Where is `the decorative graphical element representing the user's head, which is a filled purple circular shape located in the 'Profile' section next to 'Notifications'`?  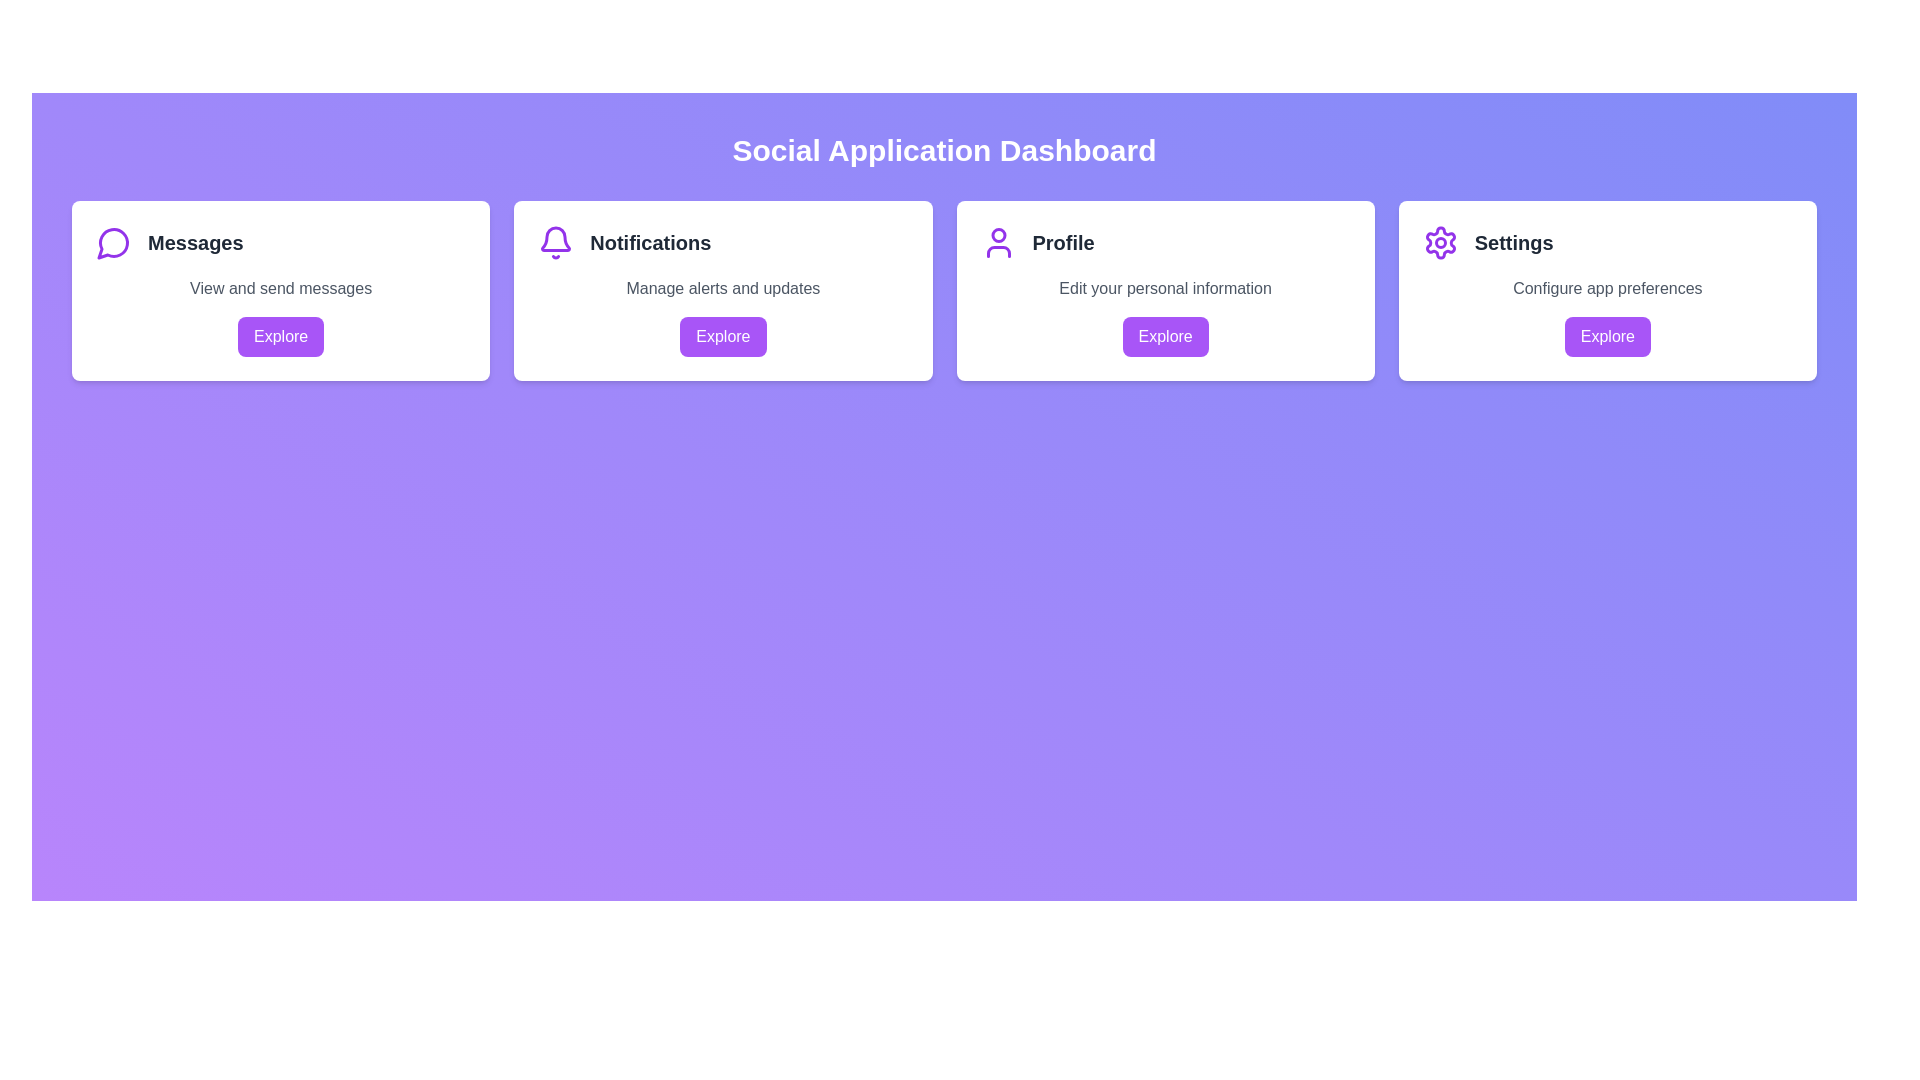 the decorative graphical element representing the user's head, which is a filled purple circular shape located in the 'Profile' section next to 'Notifications' is located at coordinates (998, 234).